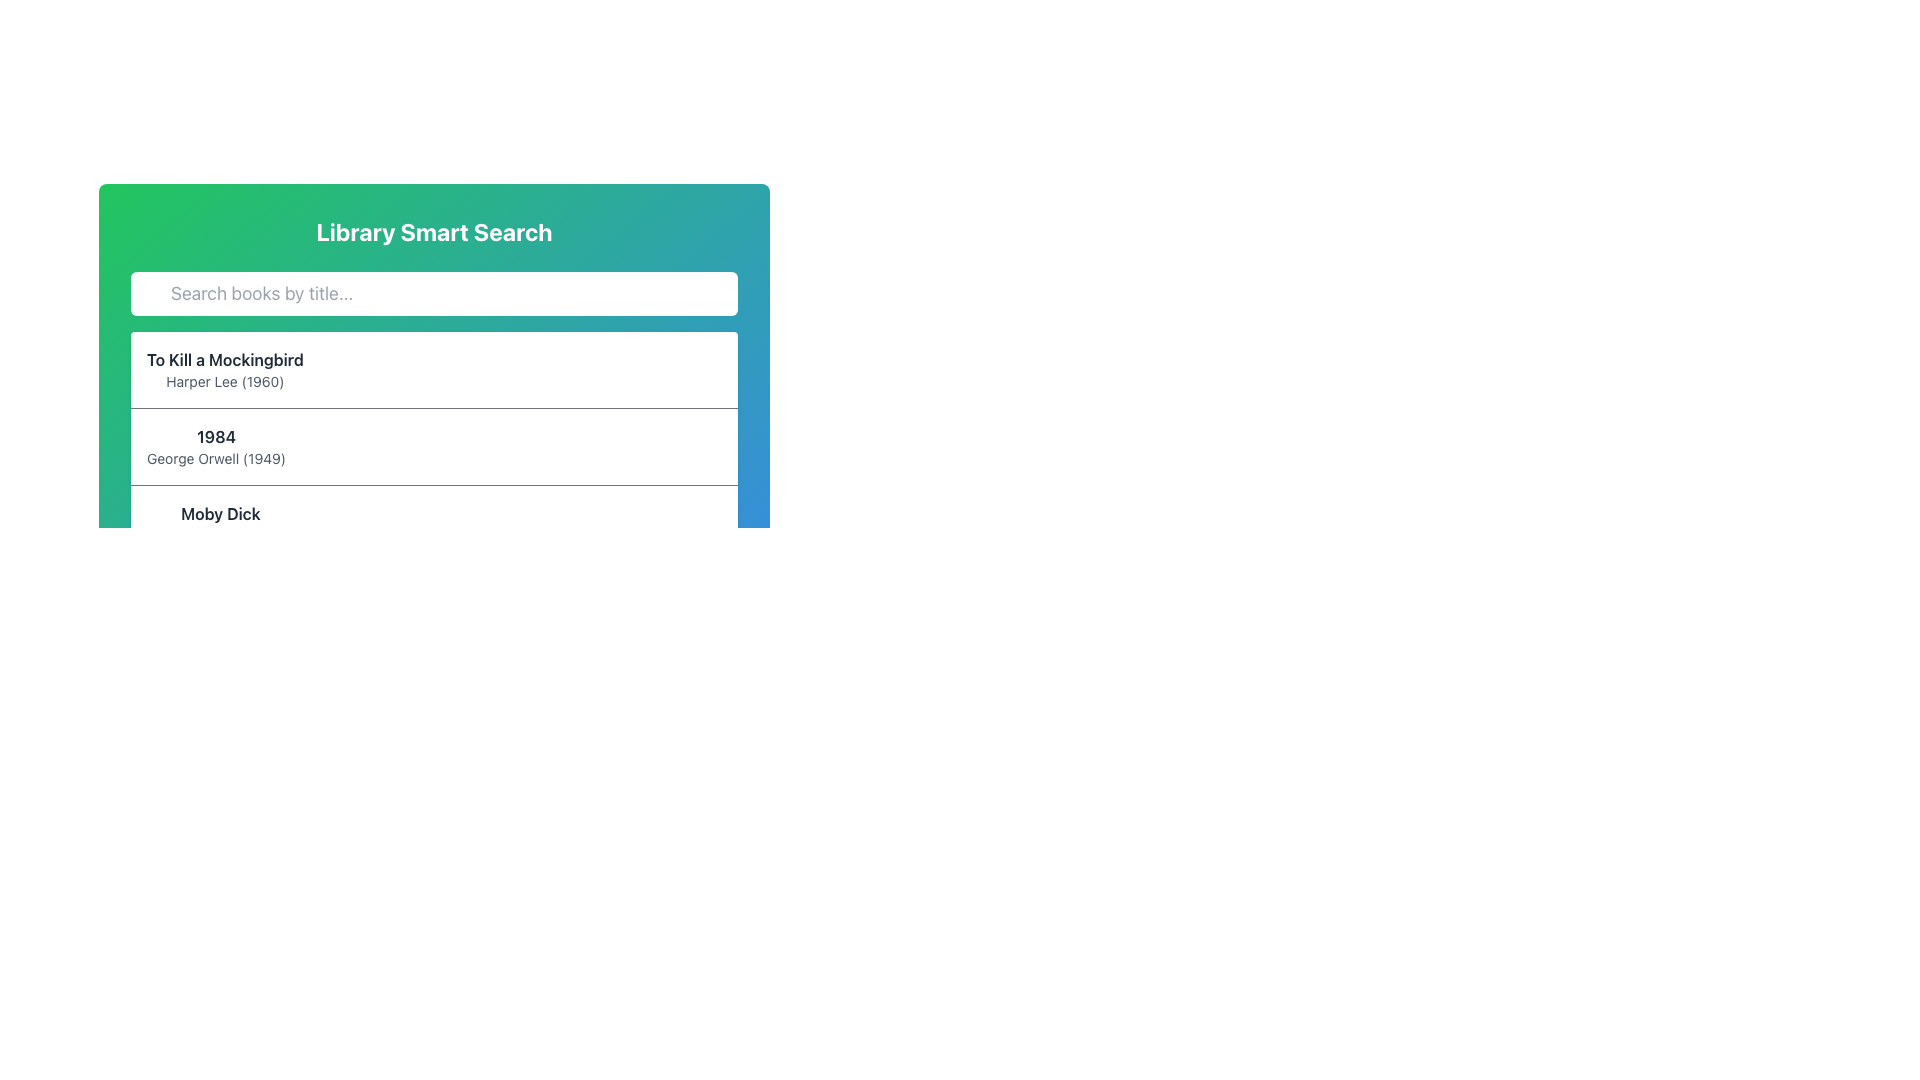 The height and width of the screenshot is (1080, 1920). Describe the element at coordinates (216, 446) in the screenshot. I see `the label displaying the title and author information for the book '1984' by George Orwell, which is positioned below 'To Kill a Mockingbird' and above 'Moby Dick'` at that location.